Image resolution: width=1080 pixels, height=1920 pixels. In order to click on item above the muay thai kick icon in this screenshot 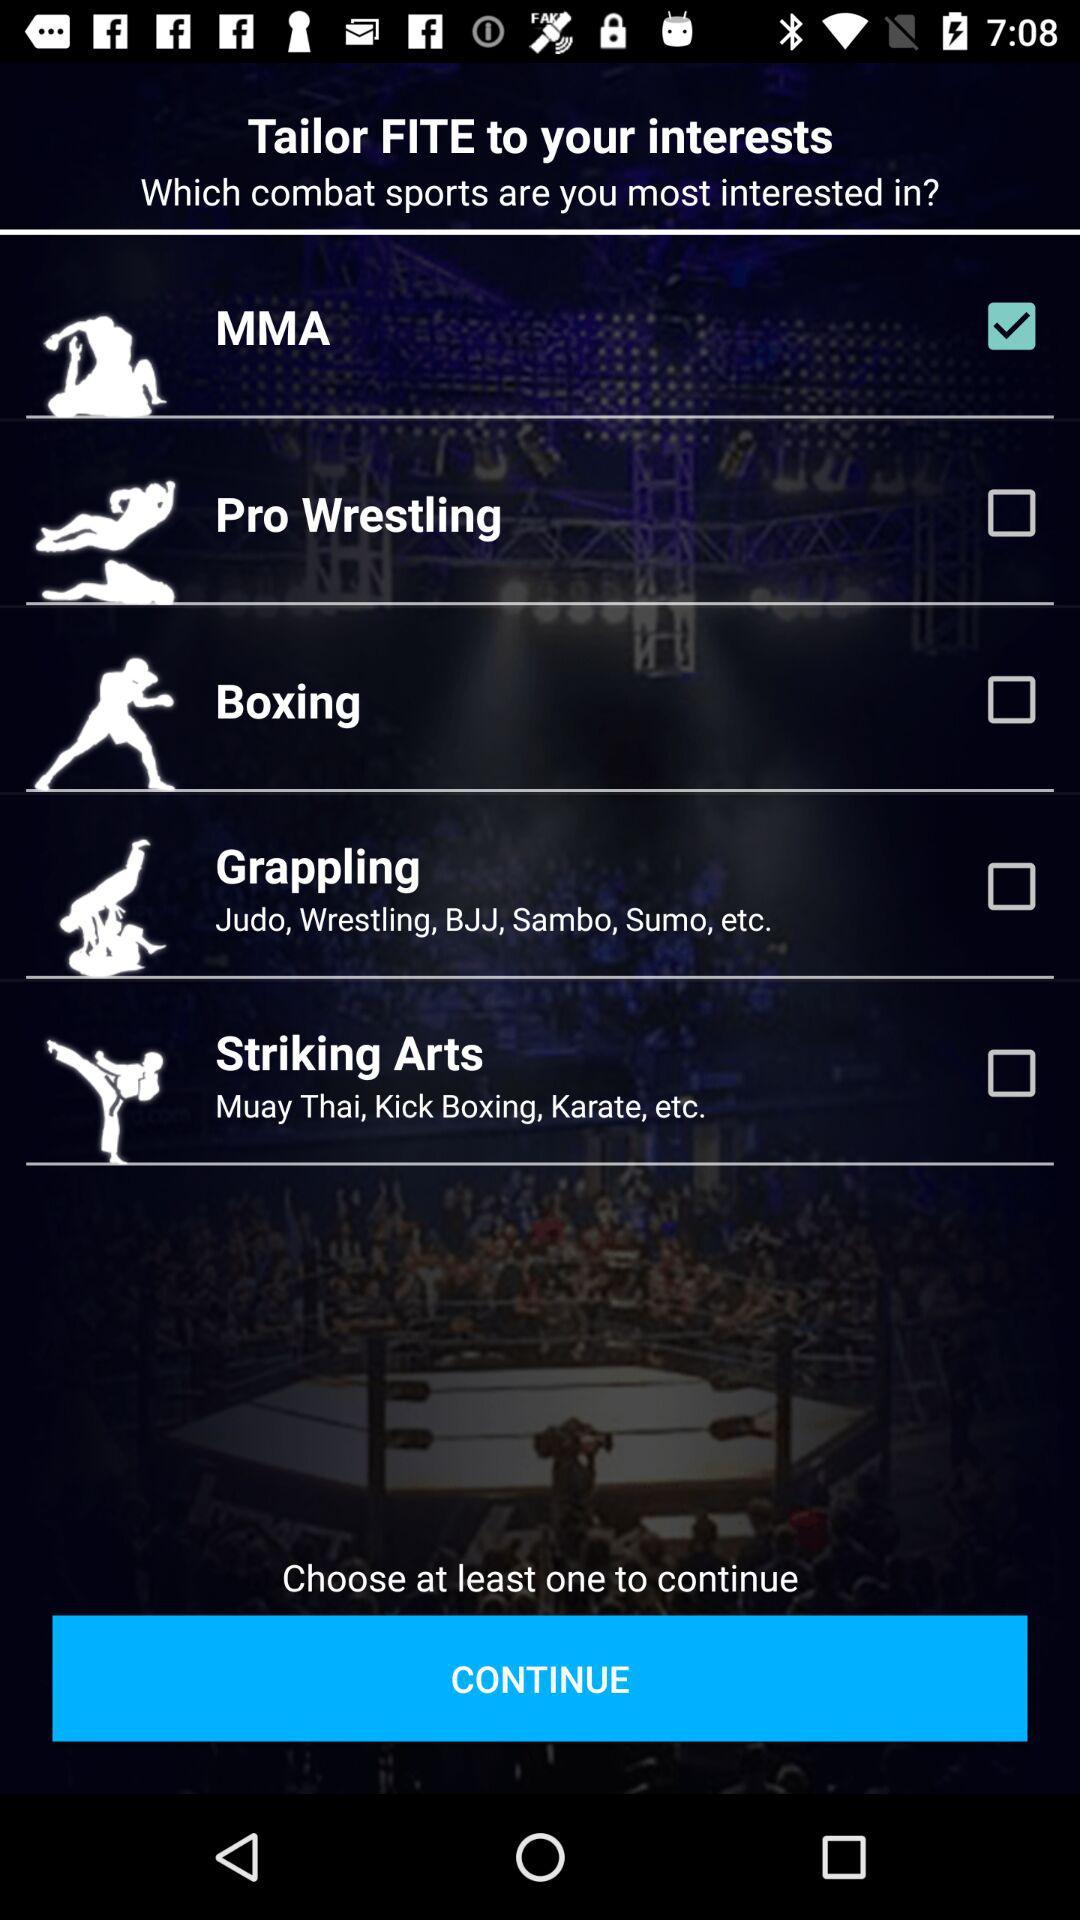, I will do `click(348, 1050)`.